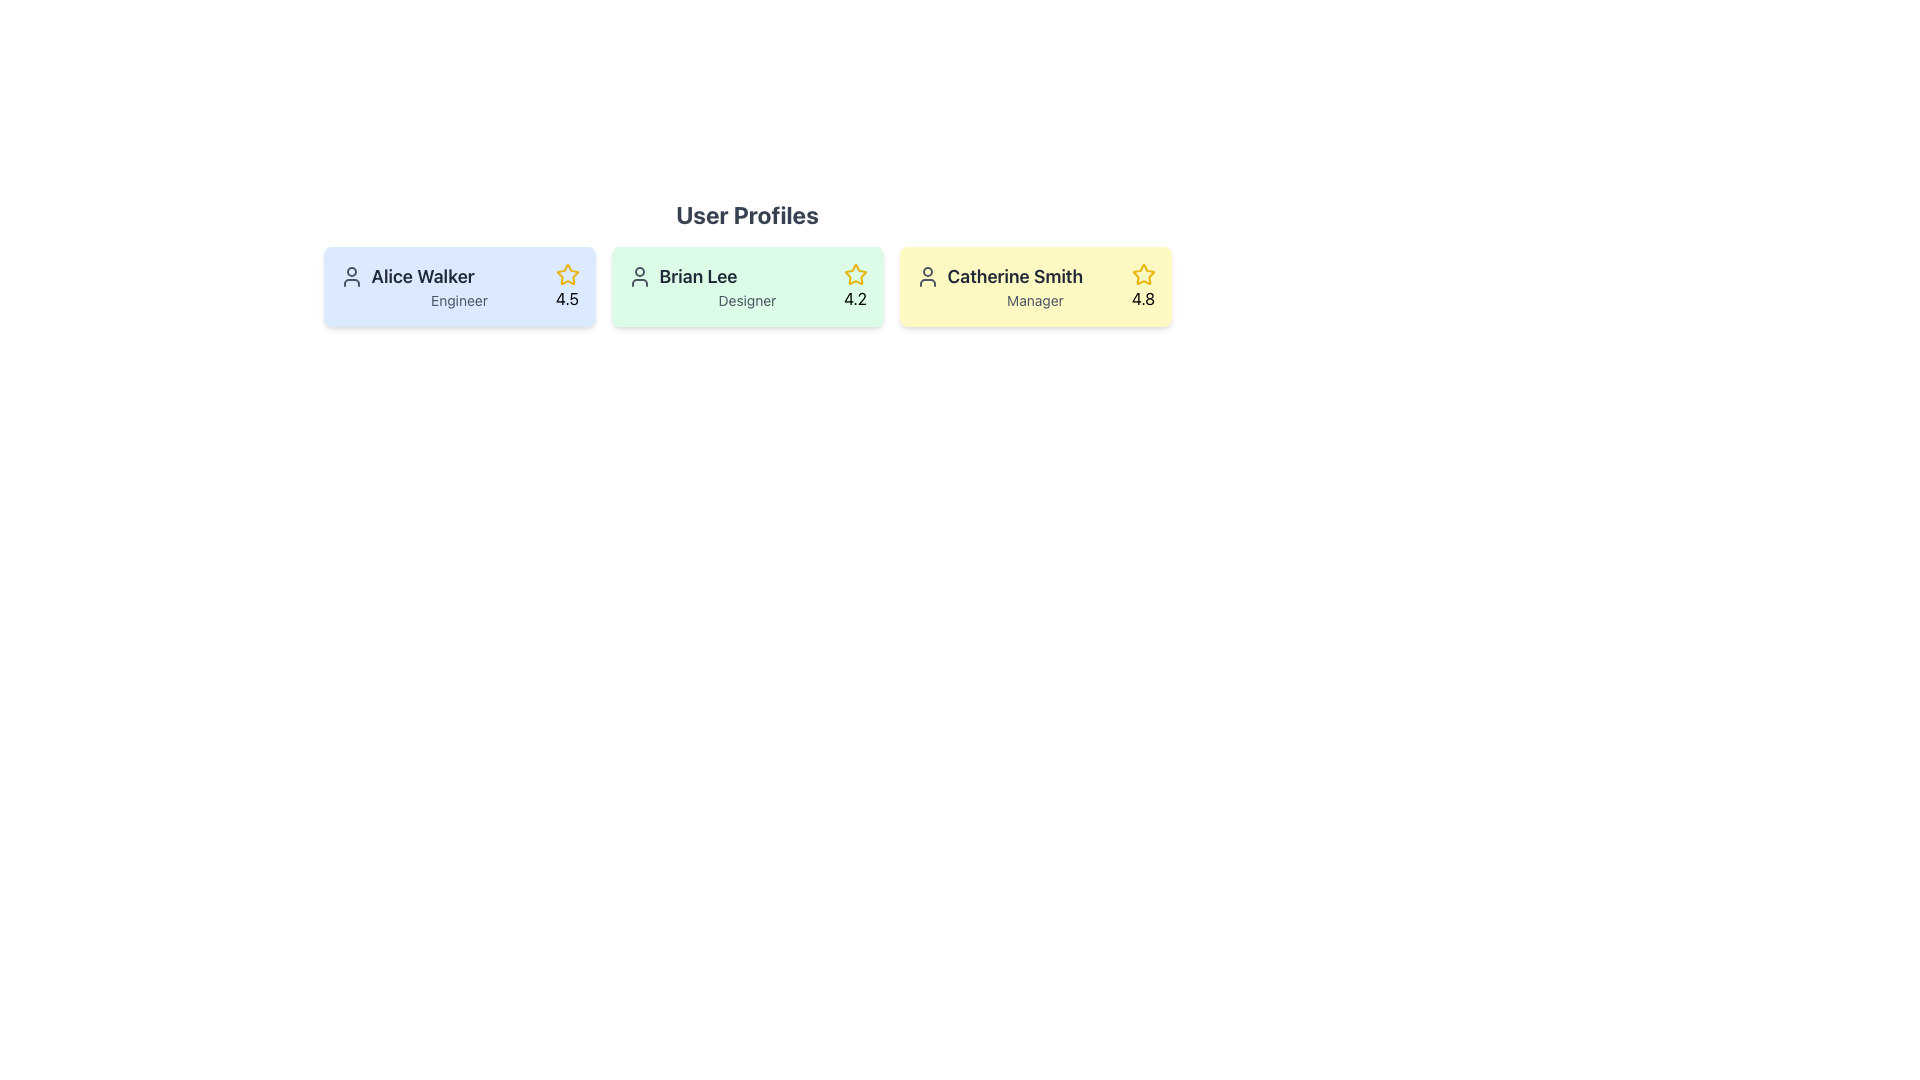 Image resolution: width=1920 pixels, height=1080 pixels. What do you see at coordinates (1142, 273) in the screenshot?
I see `the star icon located in the third user card for Catherine Smith to interact with the rating` at bounding box center [1142, 273].